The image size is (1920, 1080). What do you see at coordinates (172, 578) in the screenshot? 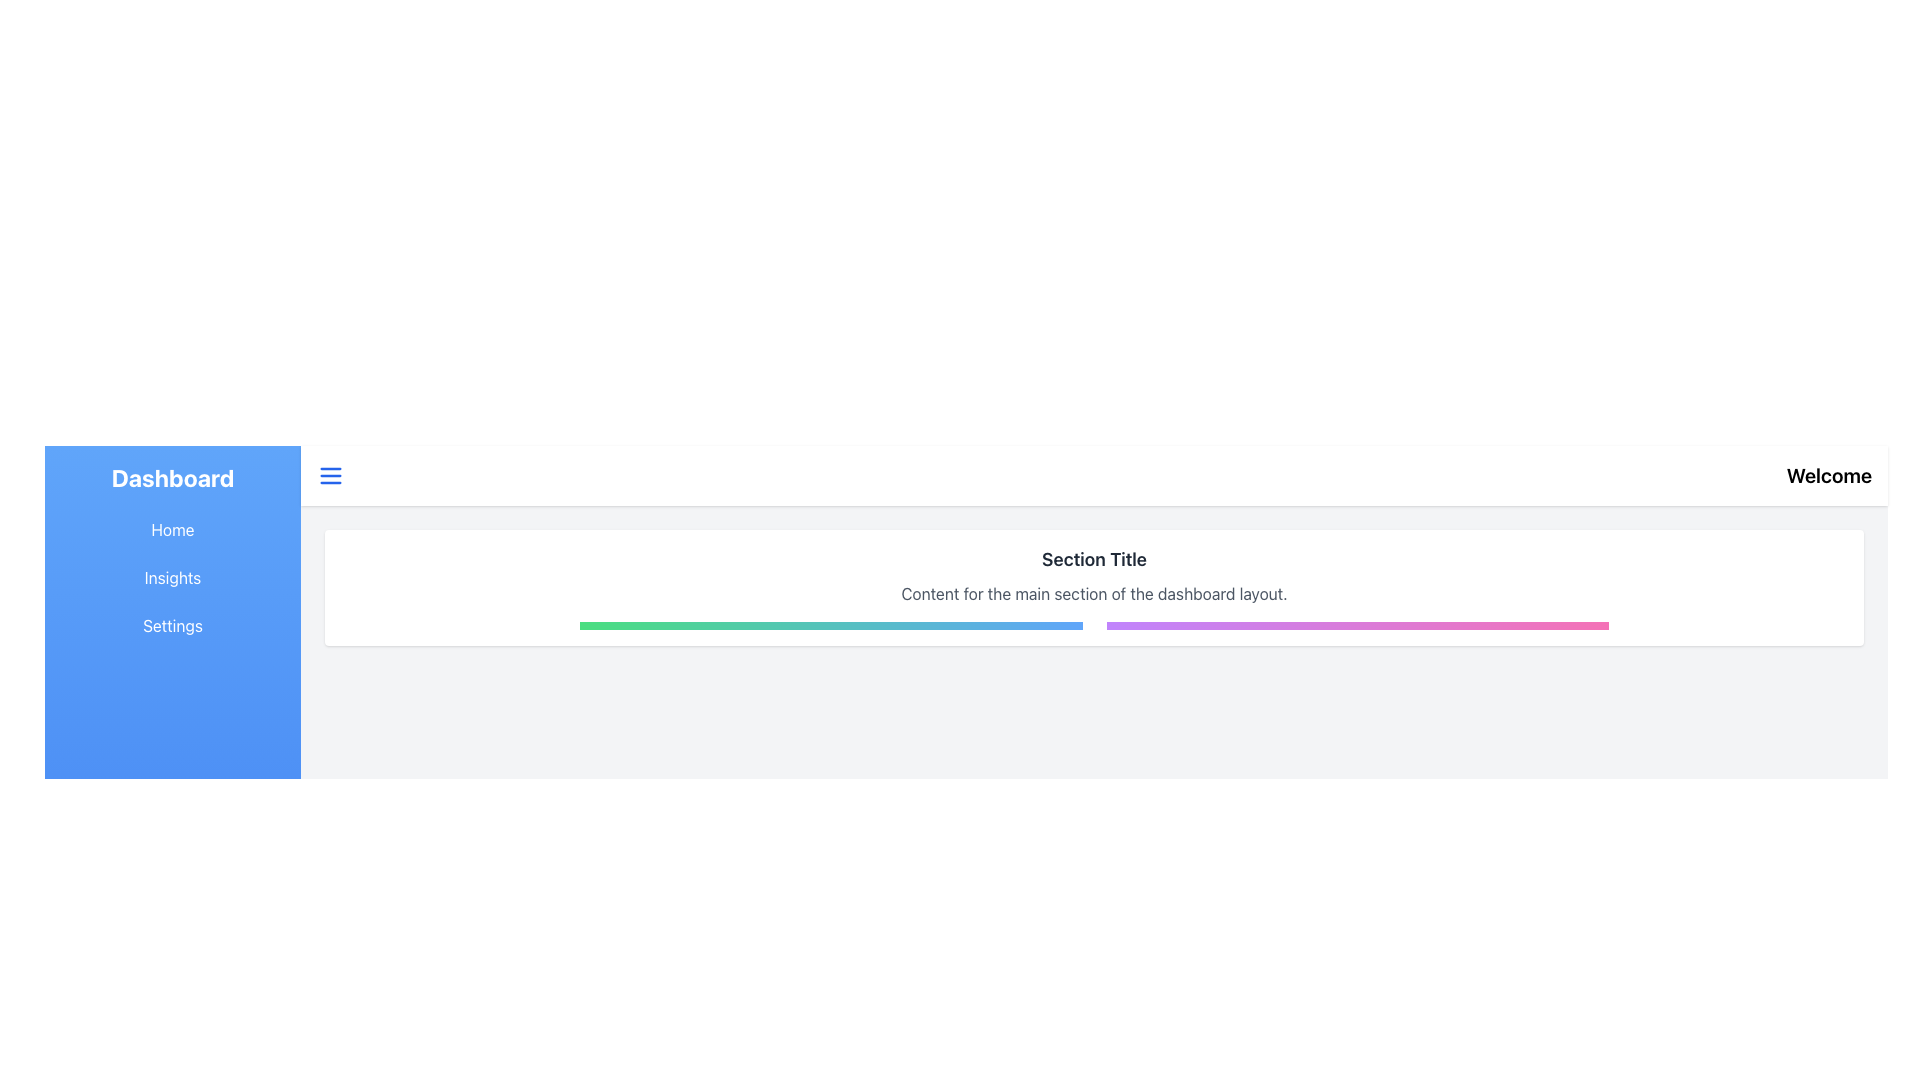
I see `the 'Insights' button in the left sidebar navigation list` at bounding box center [172, 578].